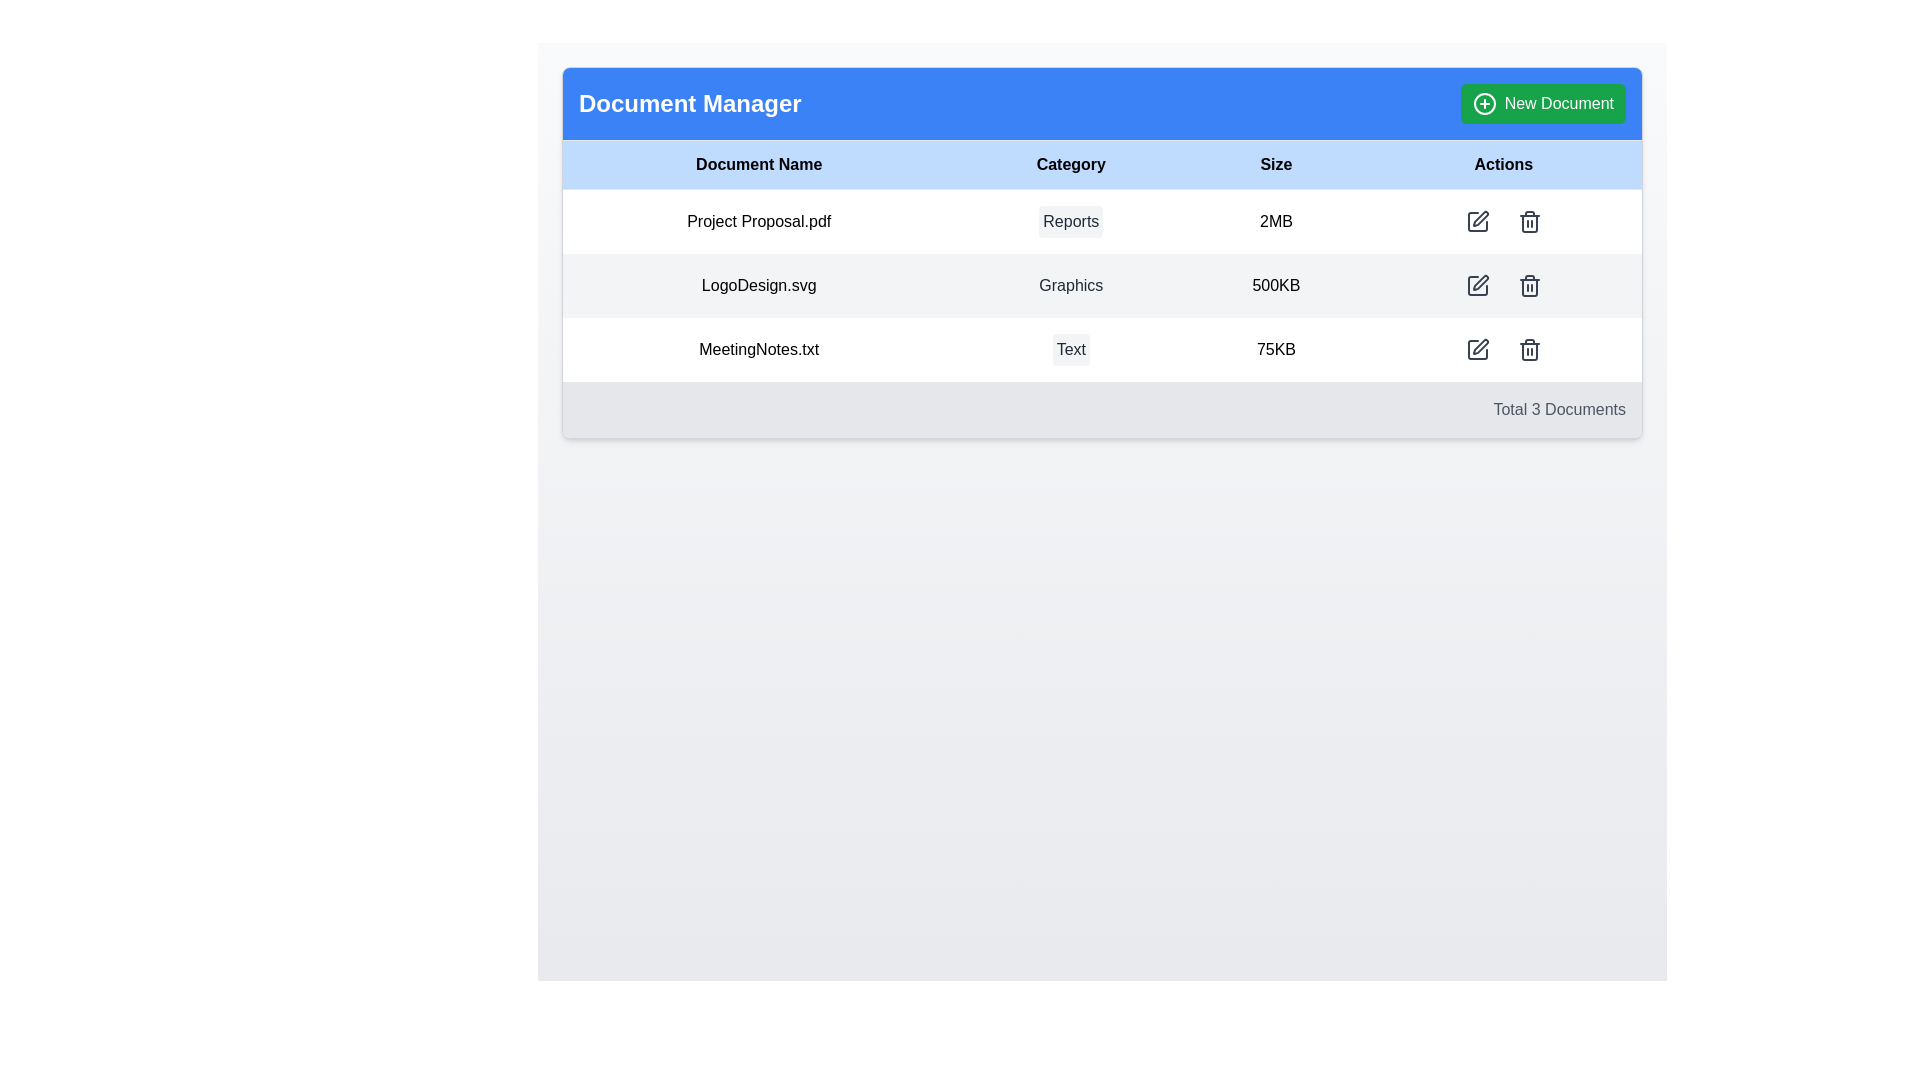  I want to click on the 'Document Name' text label, which is displayed in bold and centered within a light blue rectangular background in the upper-left section of the table header, so click(758, 164).